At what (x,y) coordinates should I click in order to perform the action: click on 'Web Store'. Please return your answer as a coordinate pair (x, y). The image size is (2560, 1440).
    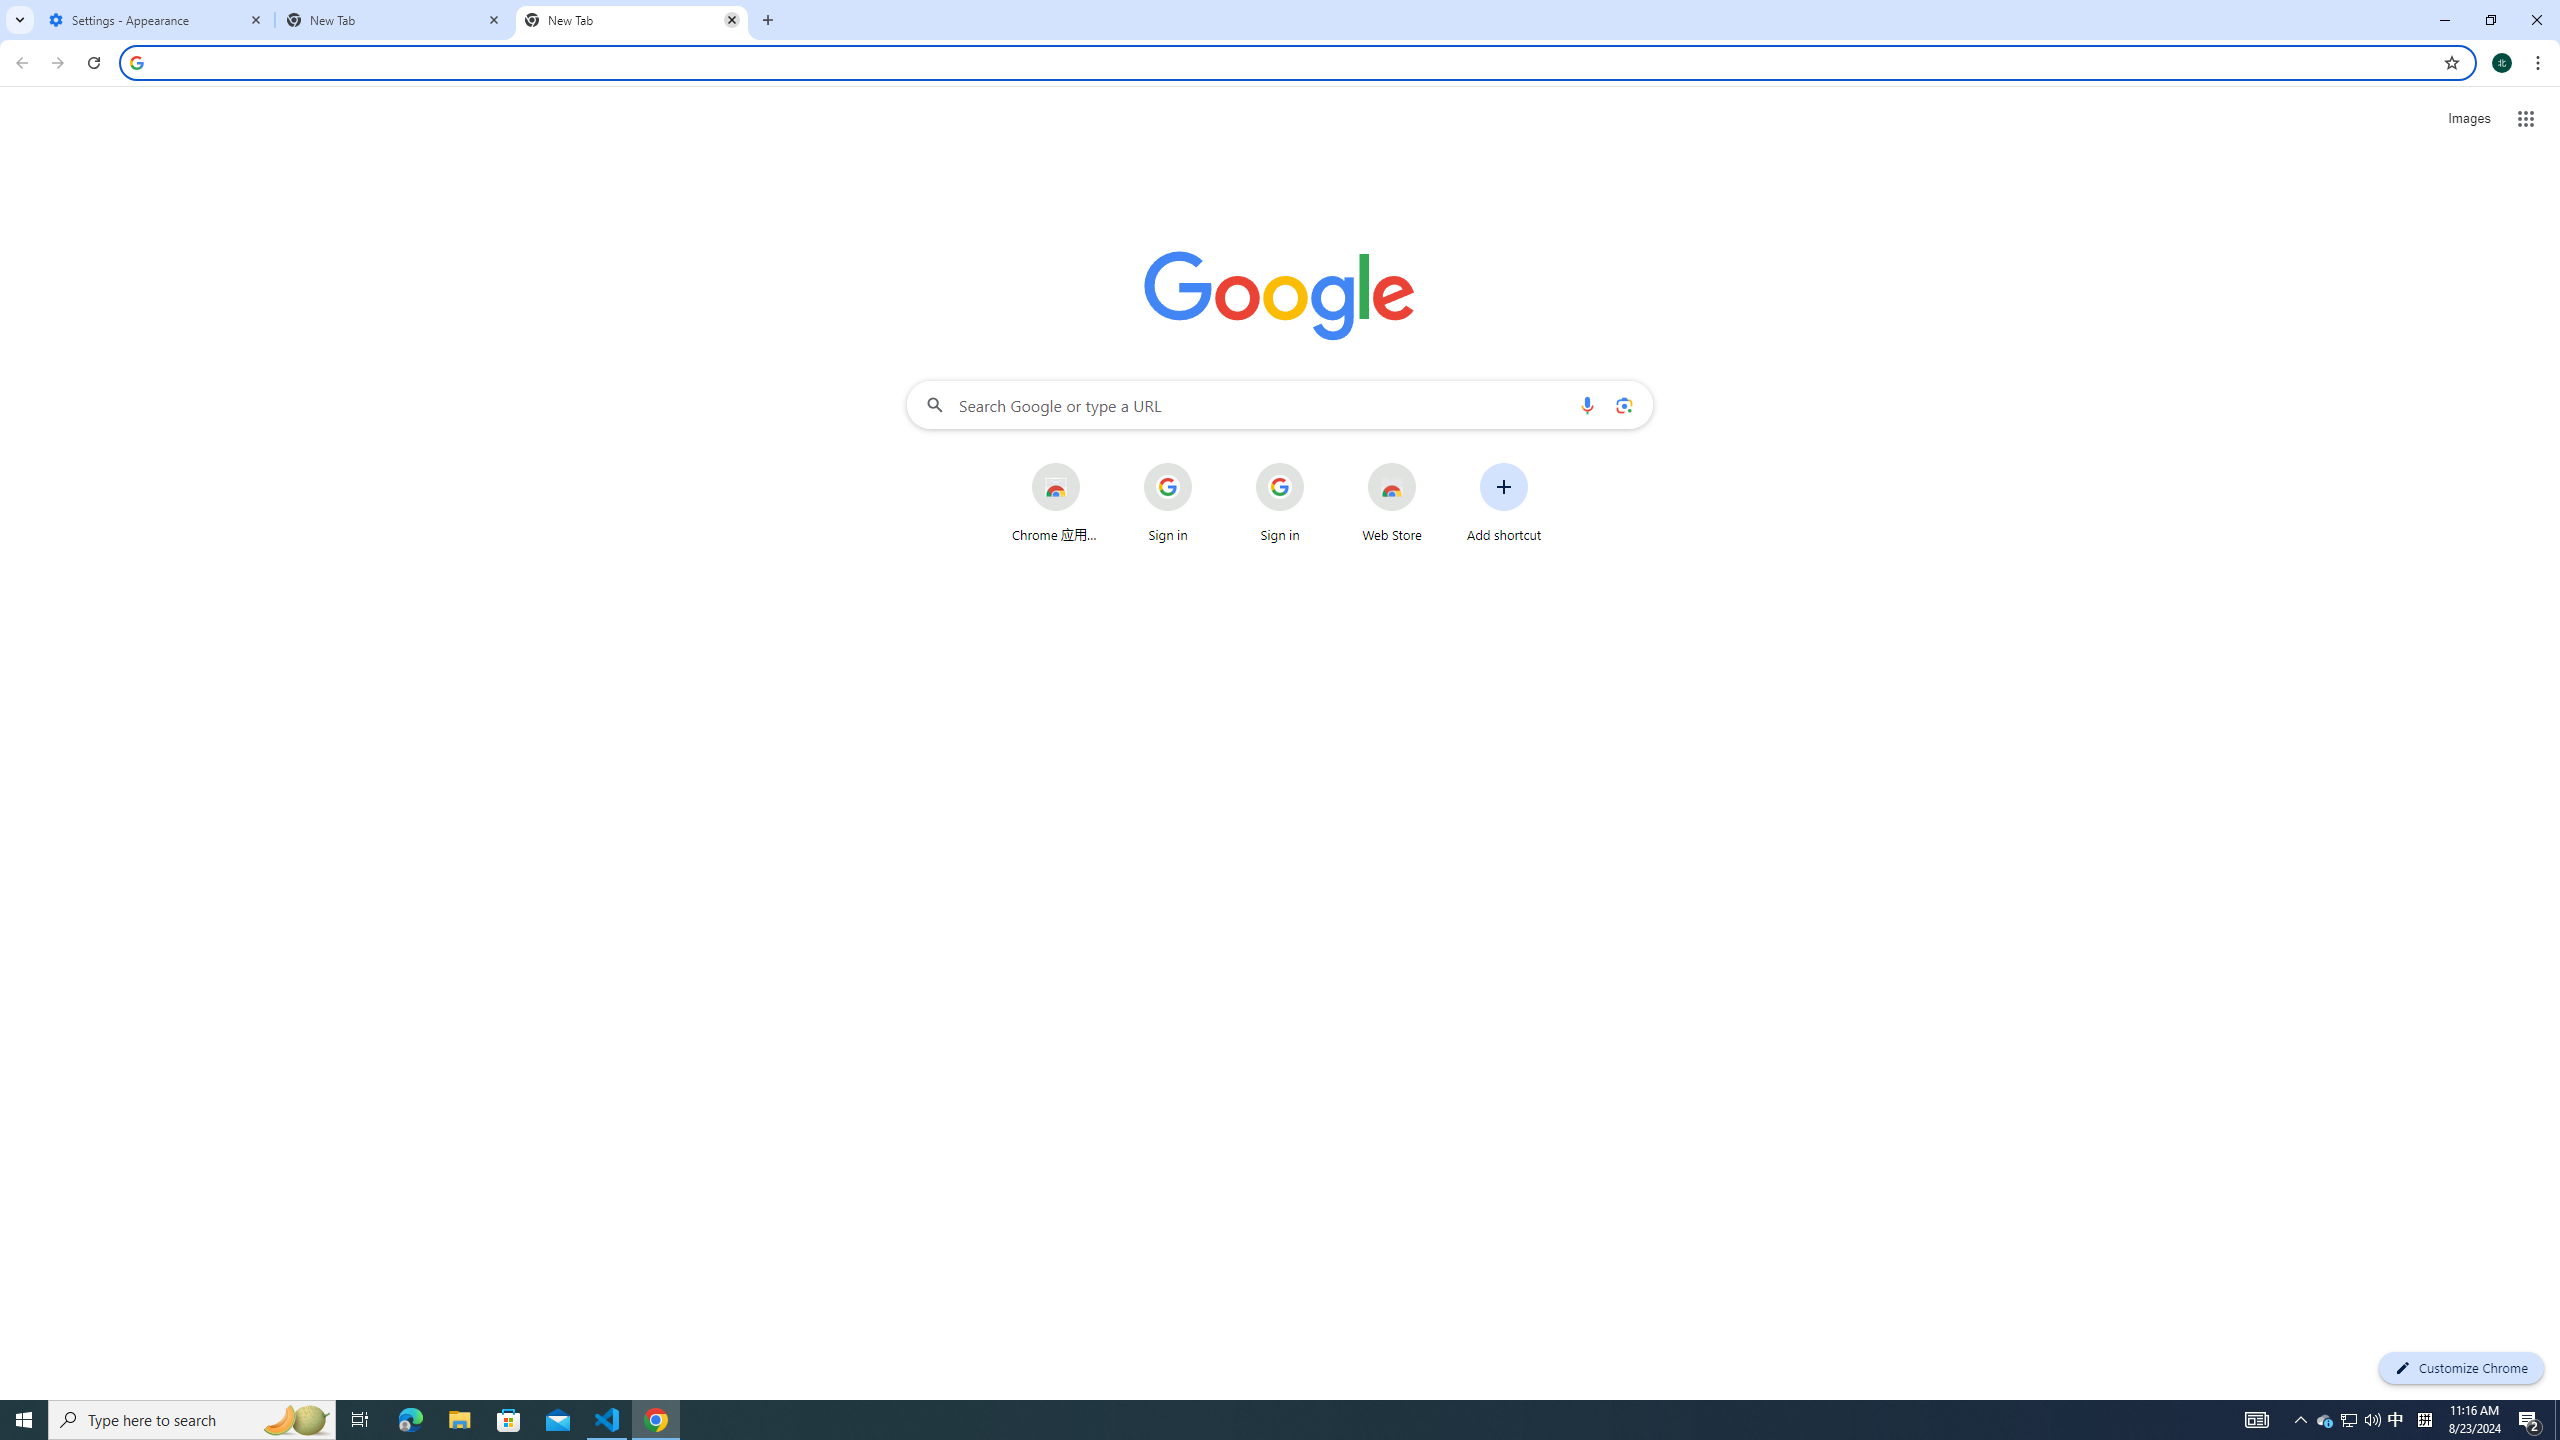
    Looking at the image, I should click on (1391, 501).